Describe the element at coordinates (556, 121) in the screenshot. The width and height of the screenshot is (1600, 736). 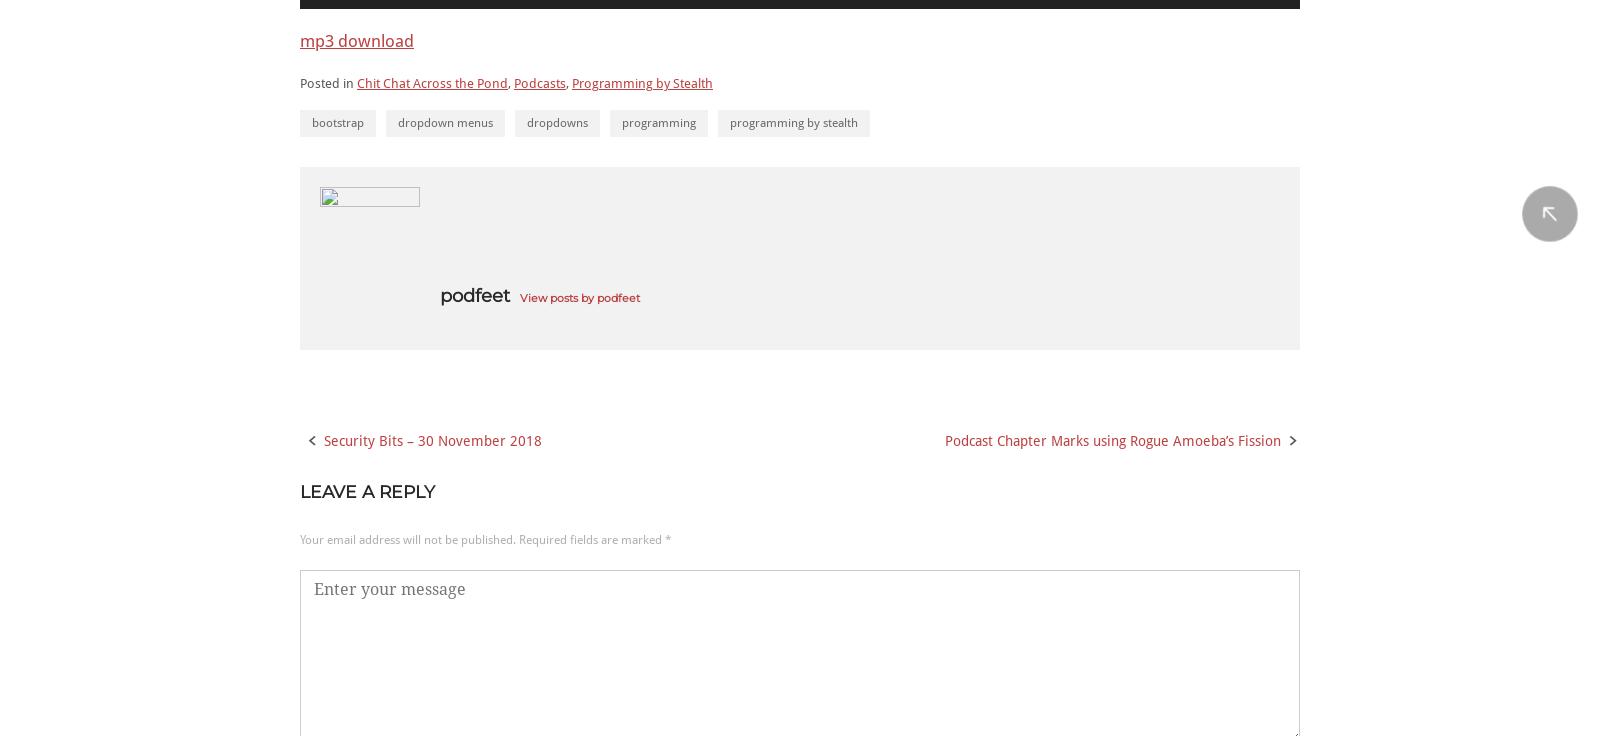
I see `'dropdowns'` at that location.